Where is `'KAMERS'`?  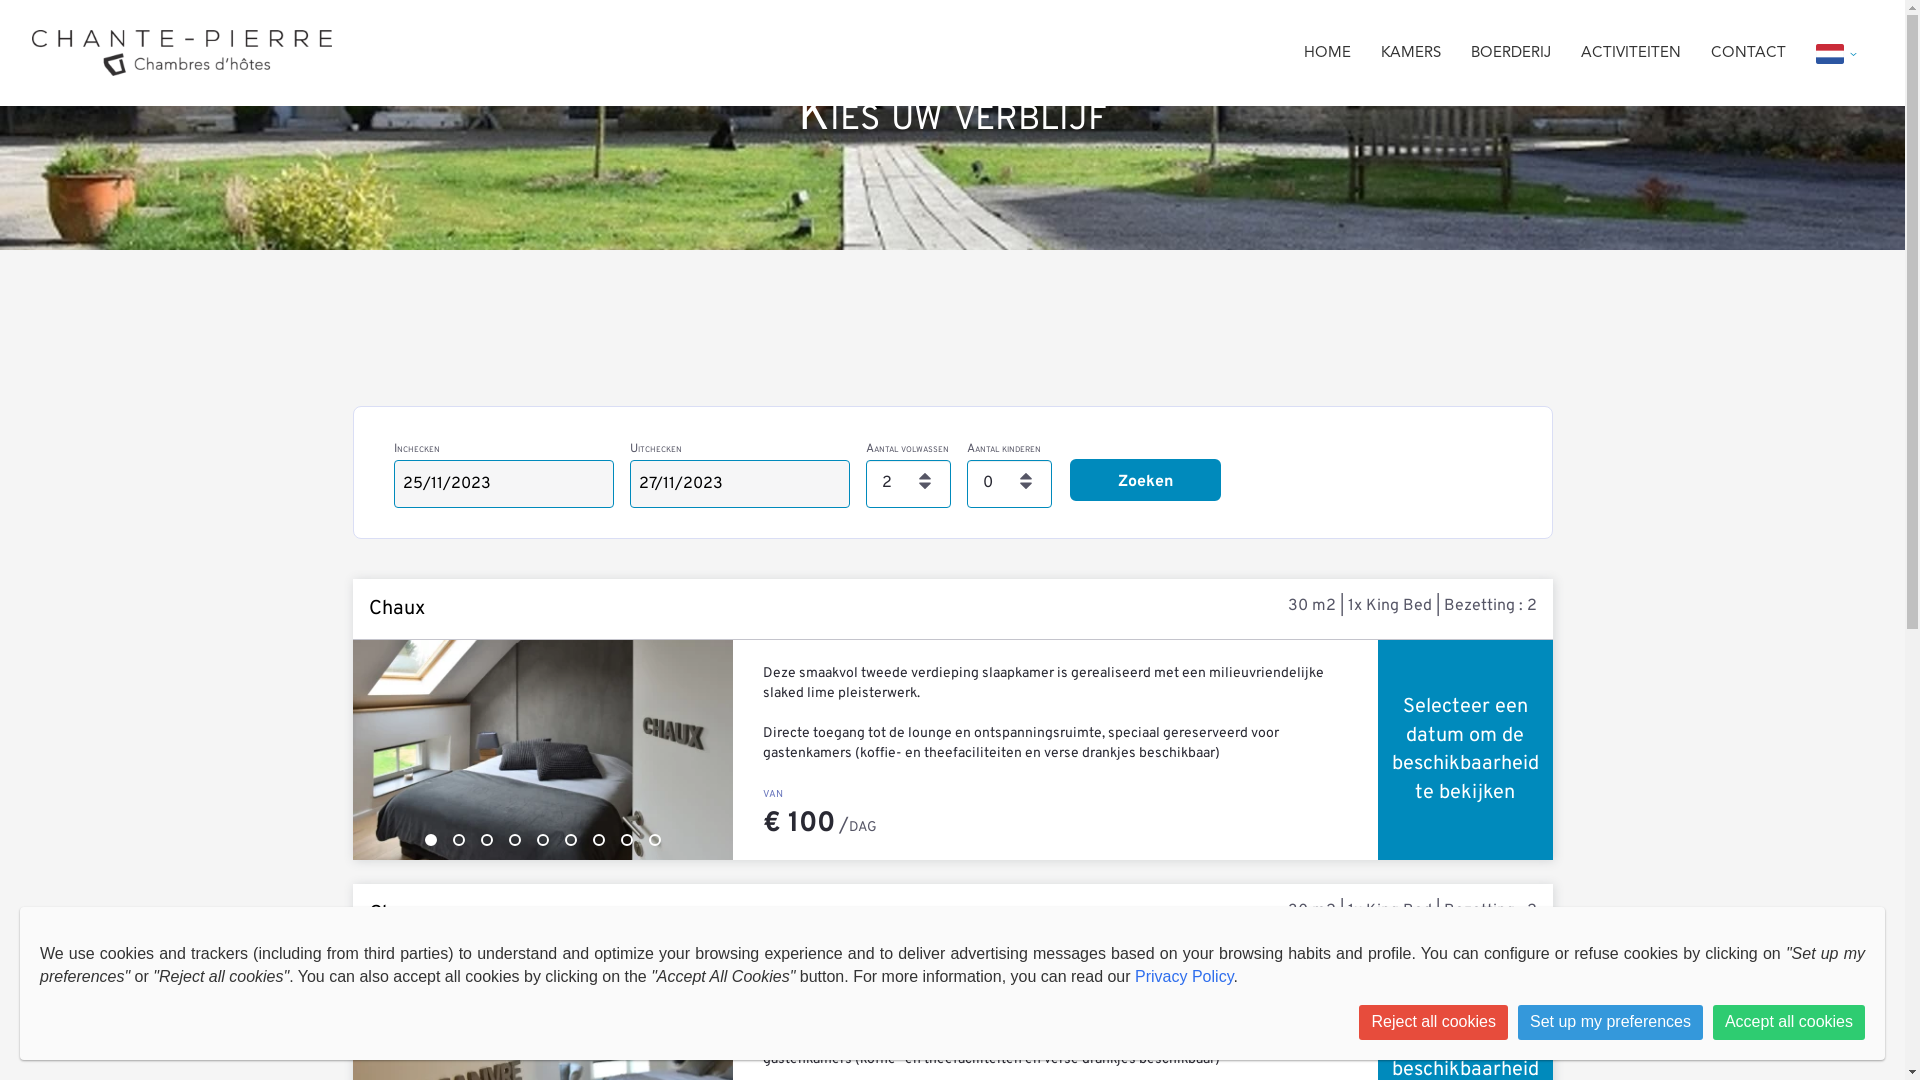
'KAMERS' is located at coordinates (1410, 52).